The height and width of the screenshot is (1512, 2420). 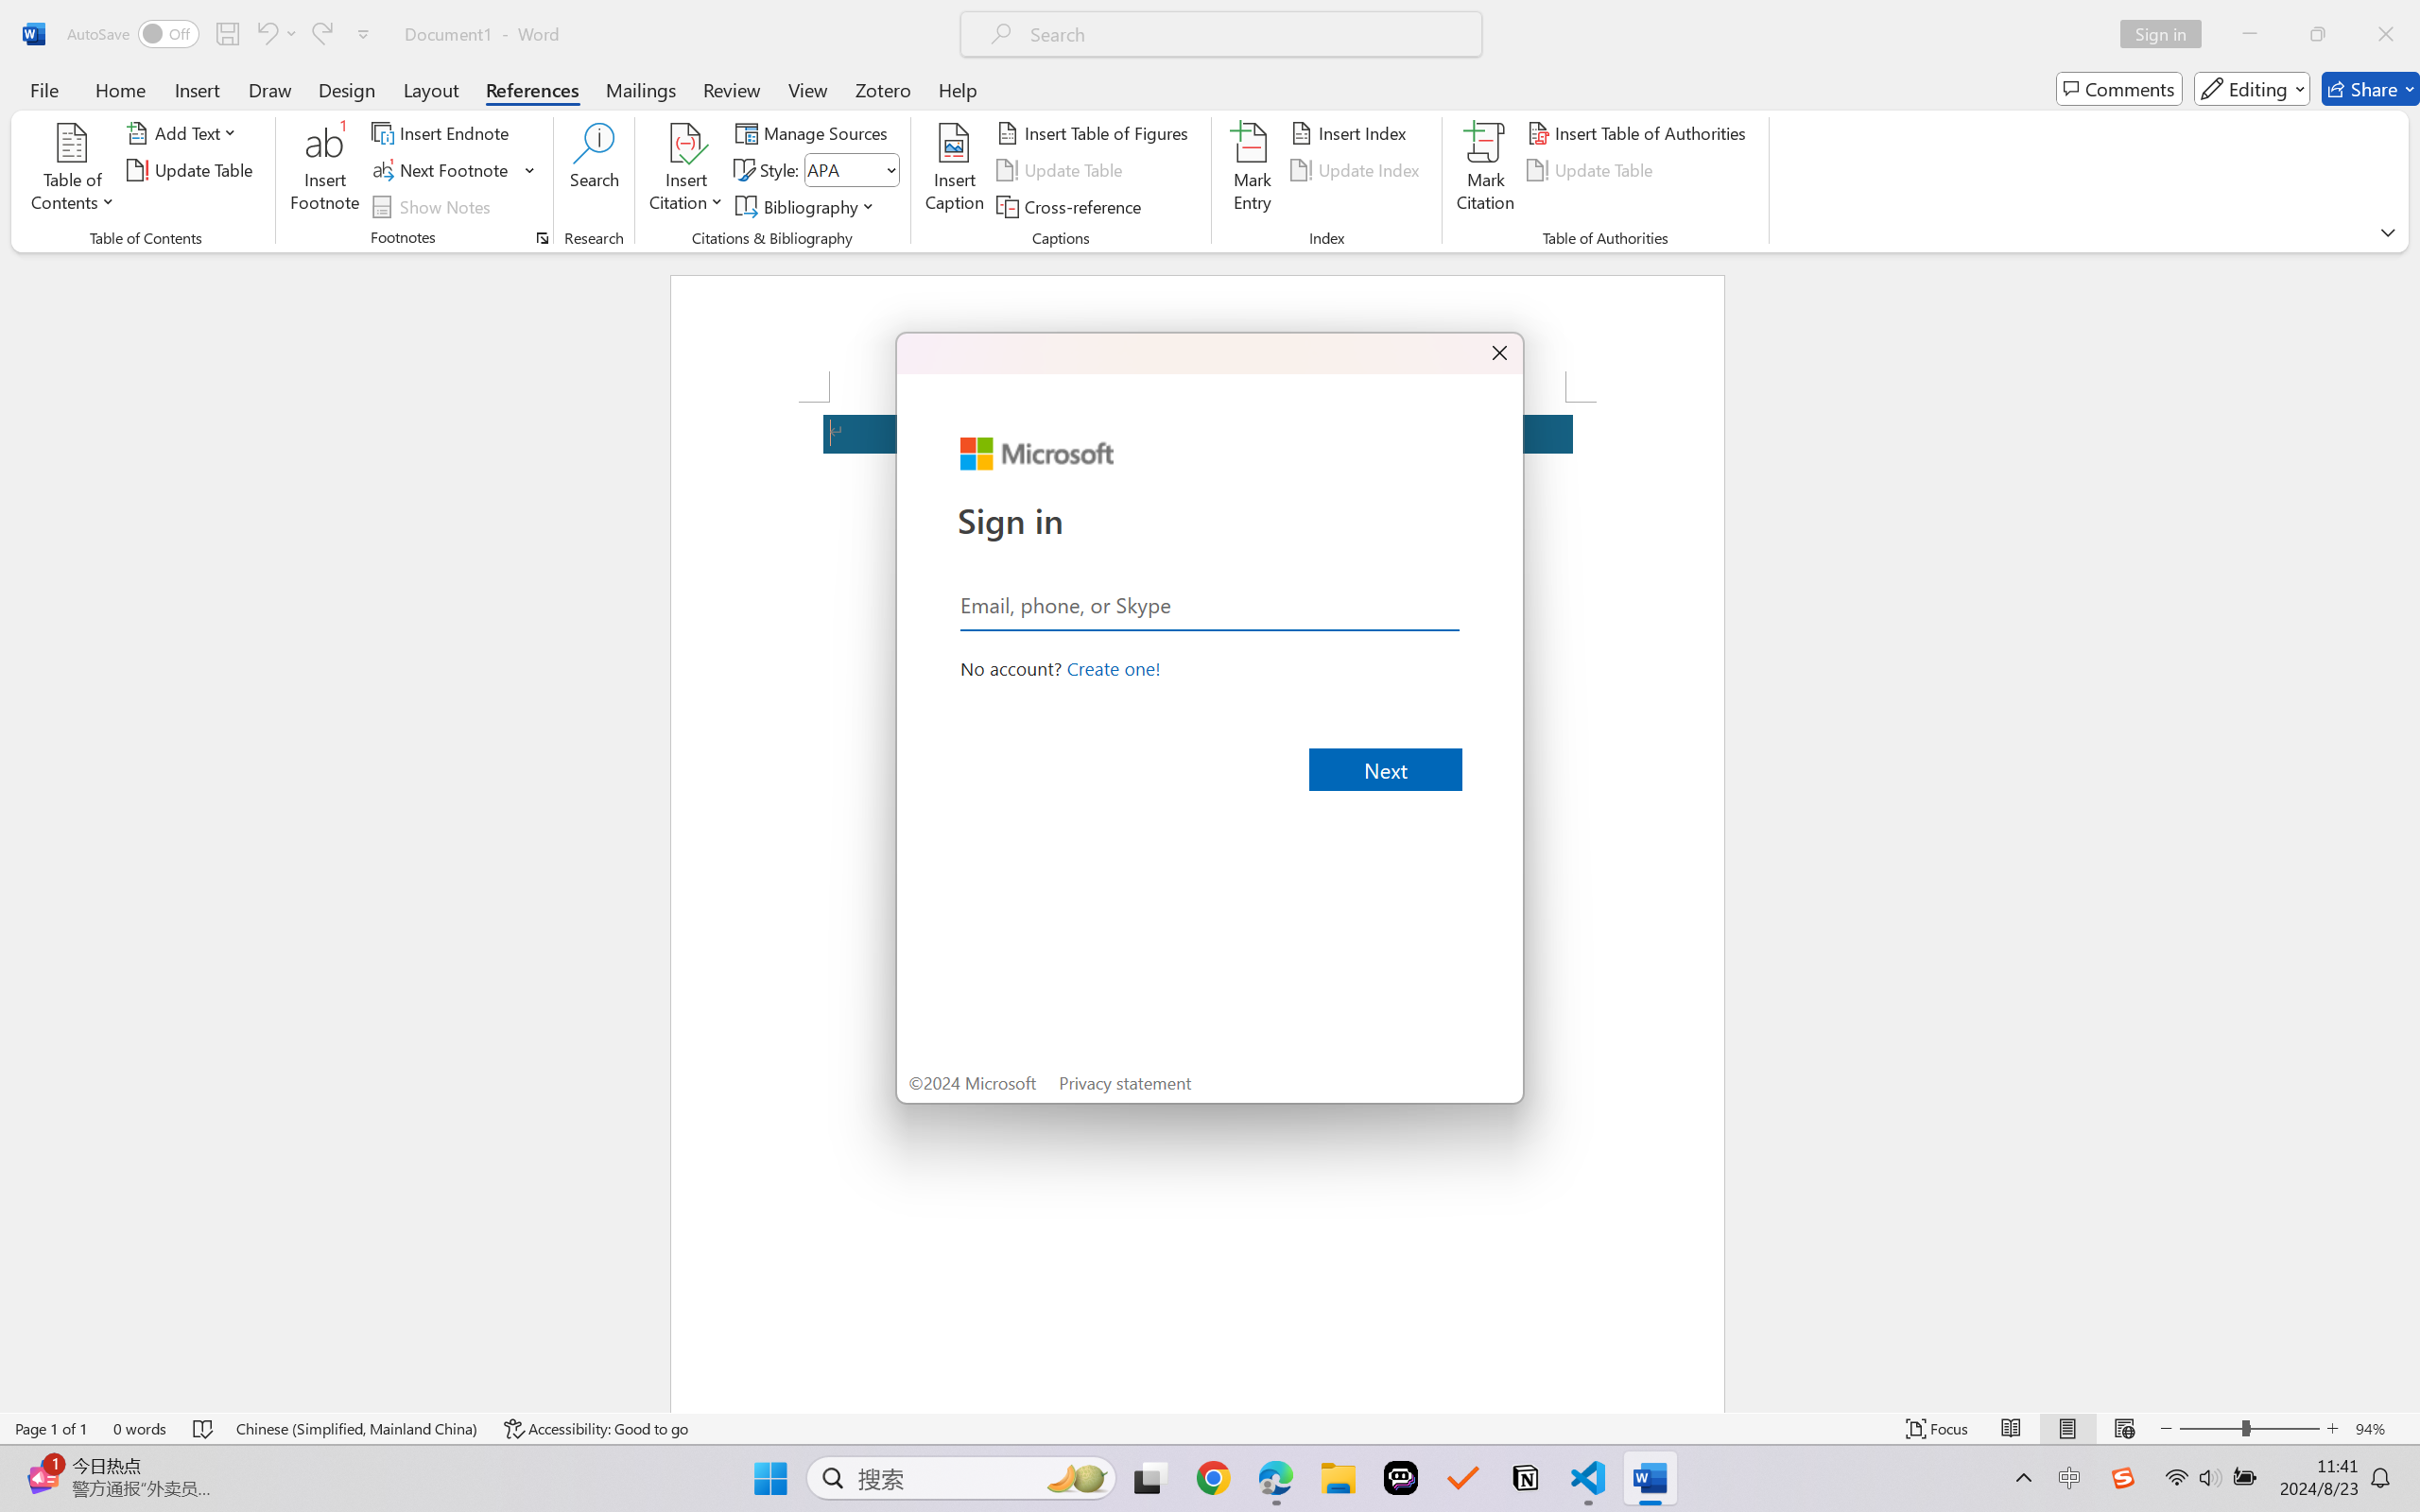 What do you see at coordinates (684, 170) in the screenshot?
I see `'Insert Citation'` at bounding box center [684, 170].